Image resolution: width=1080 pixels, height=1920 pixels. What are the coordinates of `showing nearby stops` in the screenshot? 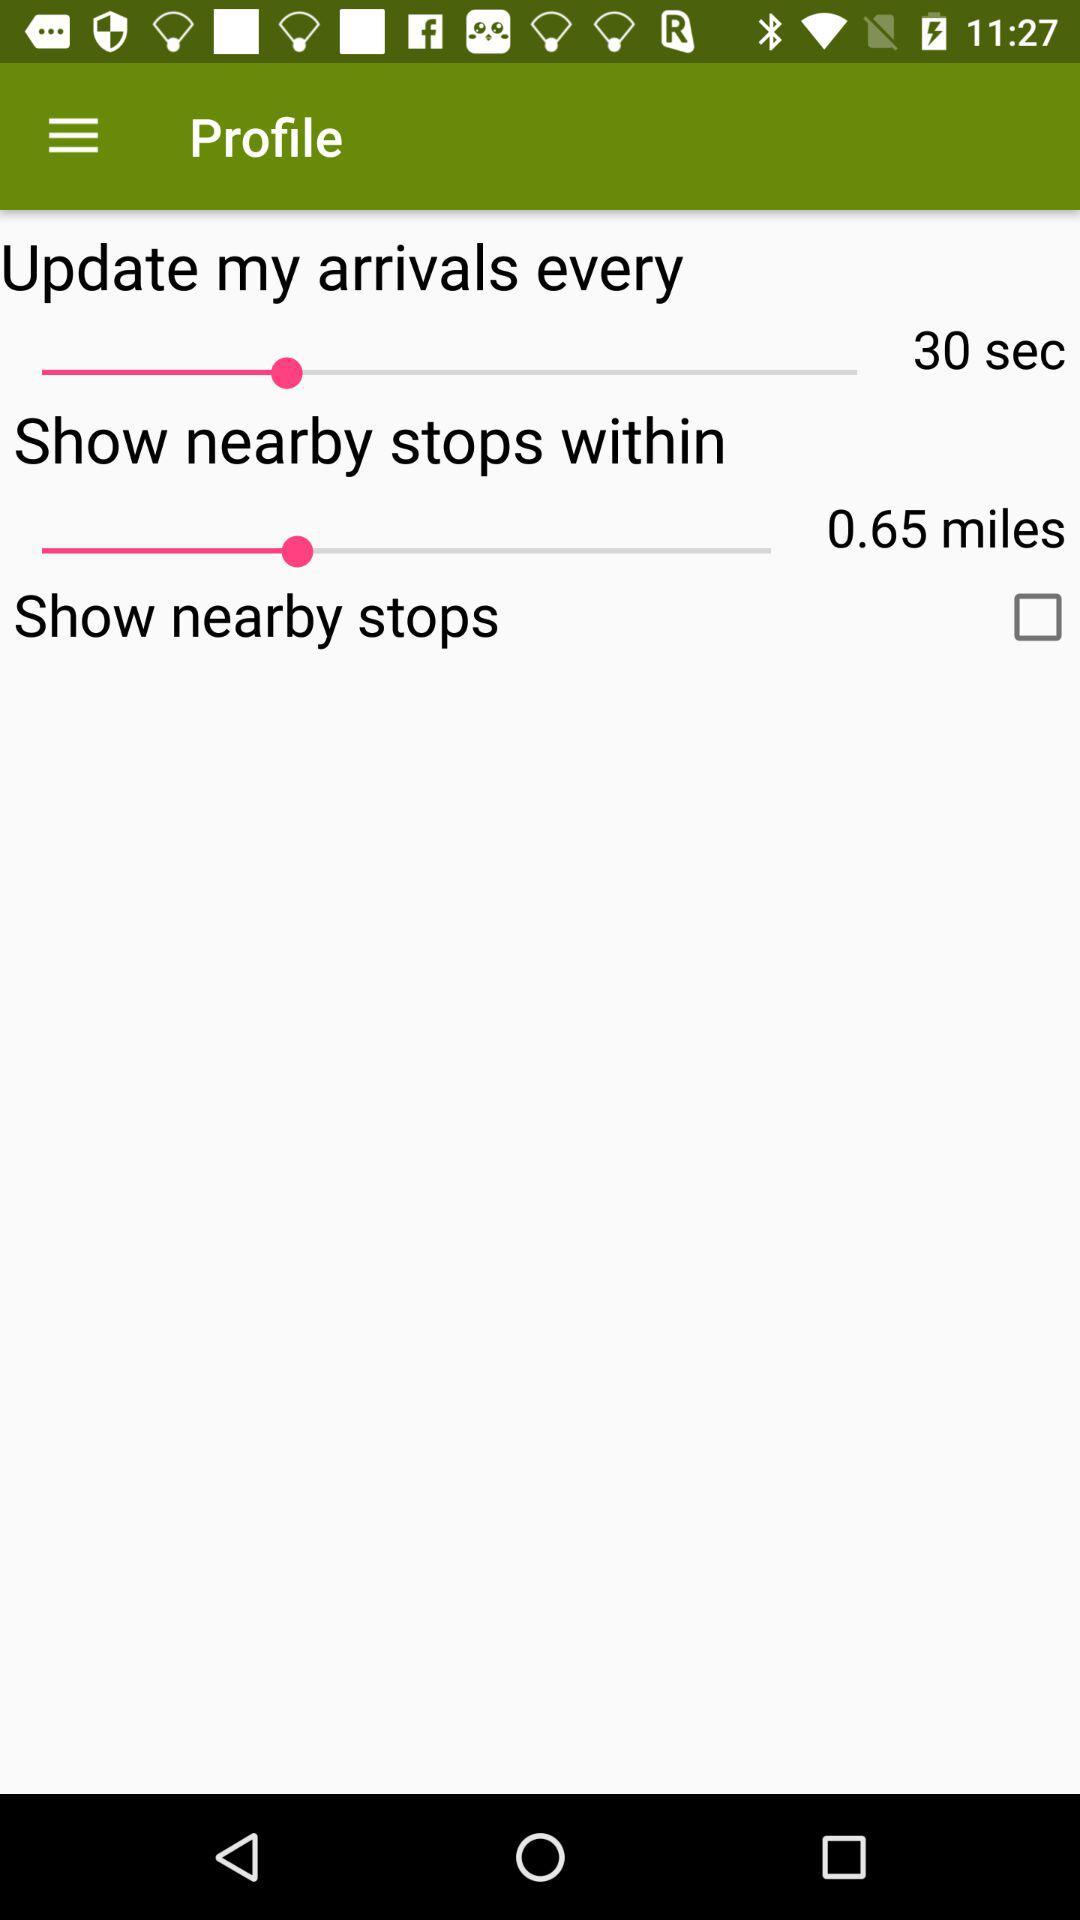 It's located at (1036, 616).